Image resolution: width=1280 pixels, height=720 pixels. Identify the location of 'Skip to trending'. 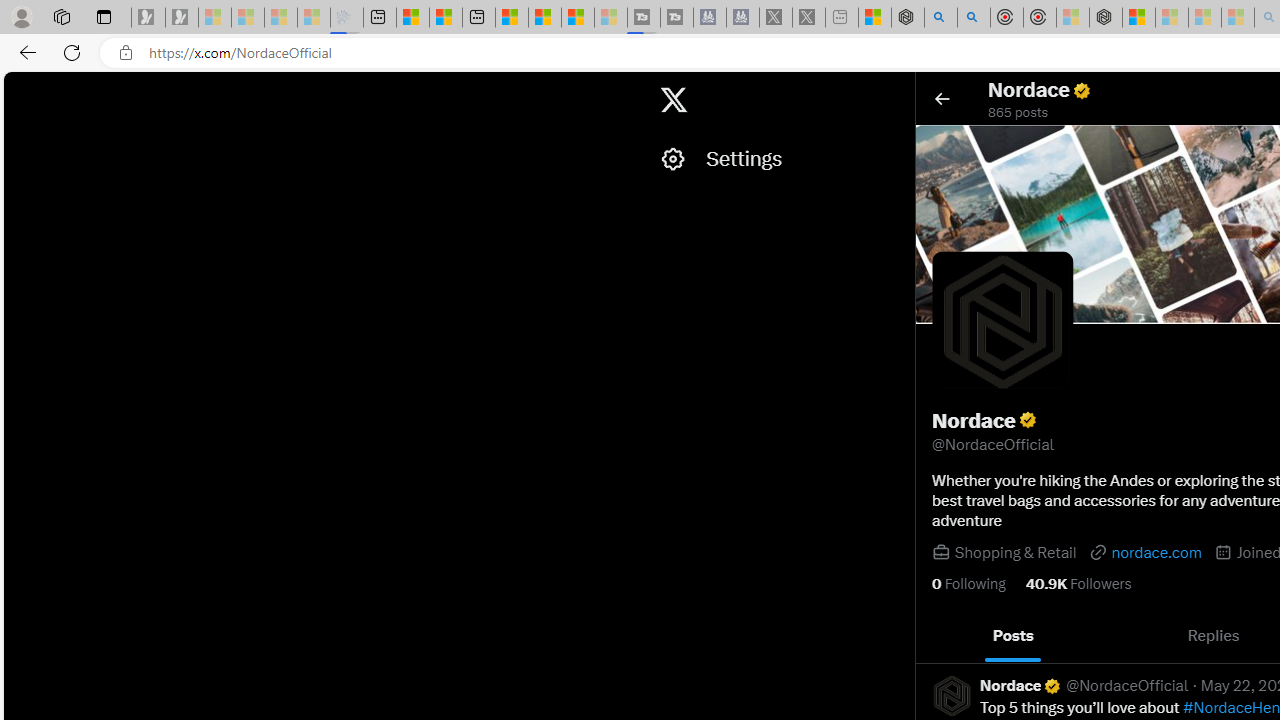
(21, 90).